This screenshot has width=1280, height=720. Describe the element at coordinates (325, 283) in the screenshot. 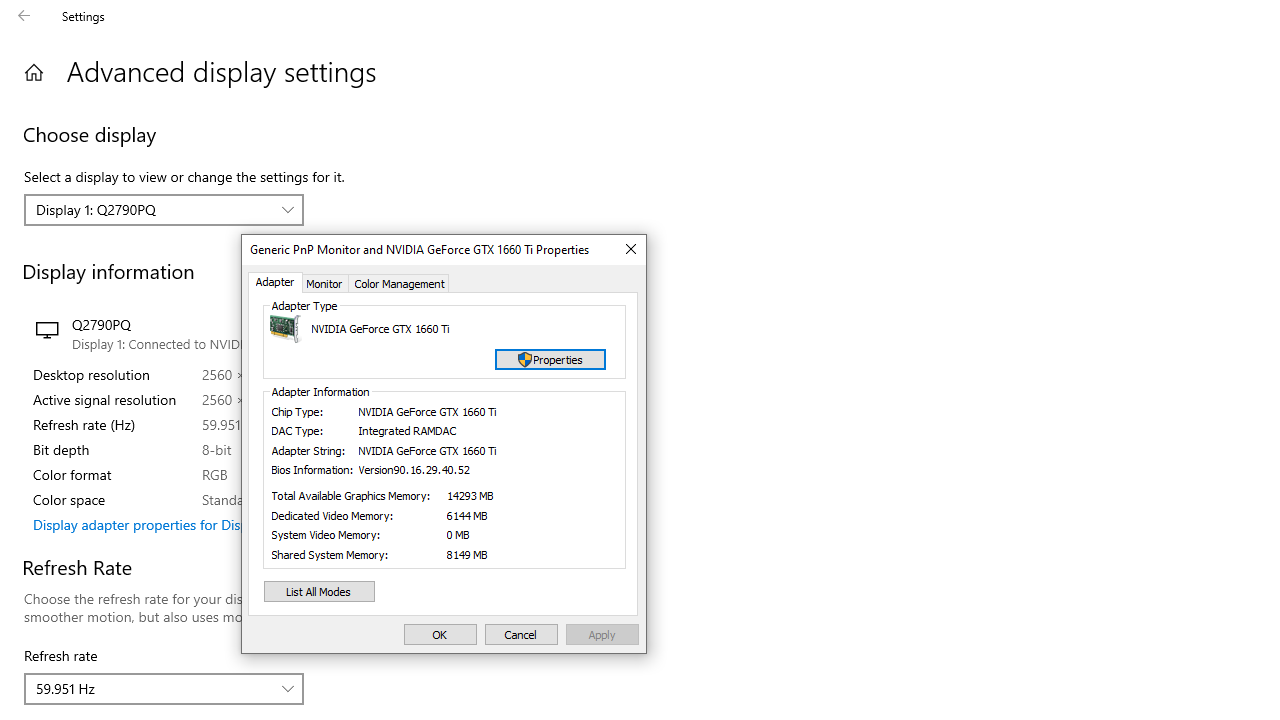

I see `'Monitor'` at that location.